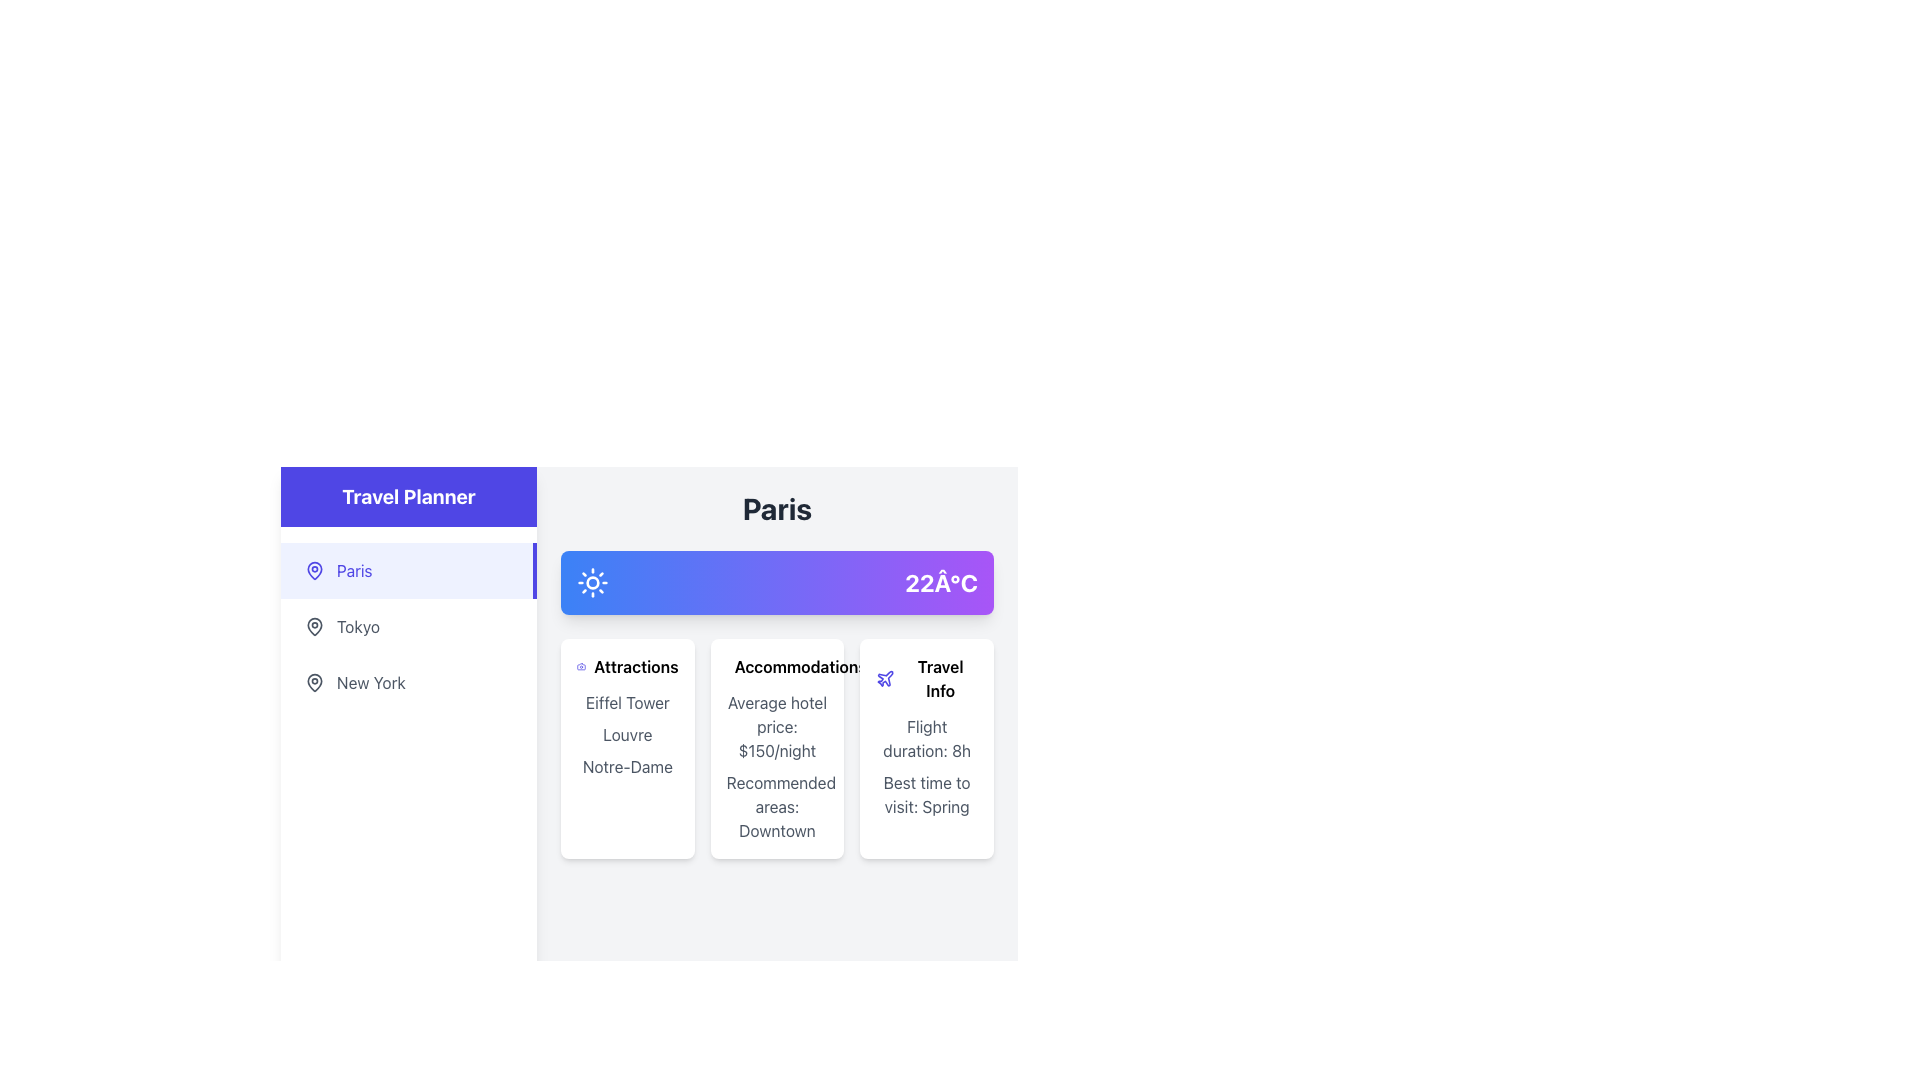 This screenshot has height=1080, width=1920. What do you see at coordinates (354, 570) in the screenshot?
I see `the static text element displaying the word 'Paris' which is styled in a bold font and located in the navigation menu on the left panel` at bounding box center [354, 570].